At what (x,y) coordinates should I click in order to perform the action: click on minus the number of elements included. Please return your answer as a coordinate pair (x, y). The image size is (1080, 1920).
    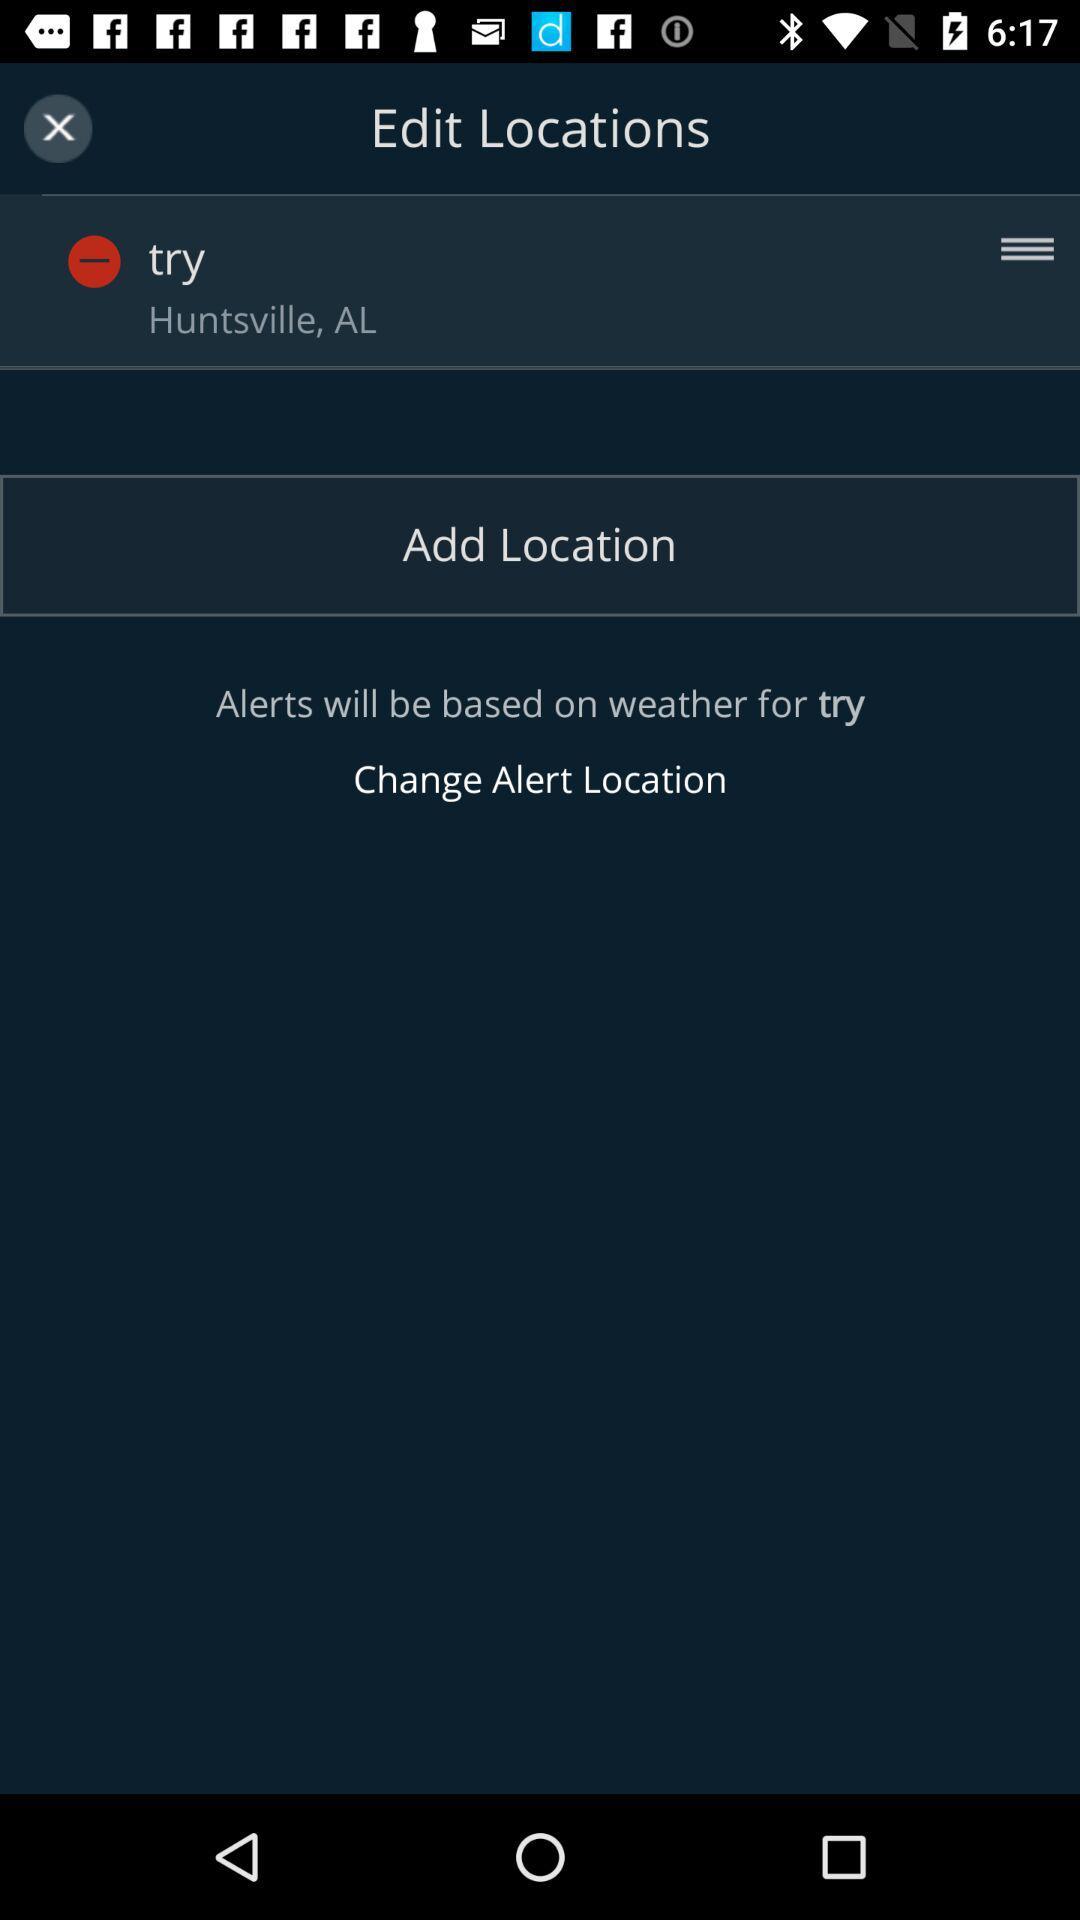
    Looking at the image, I should click on (131, 240).